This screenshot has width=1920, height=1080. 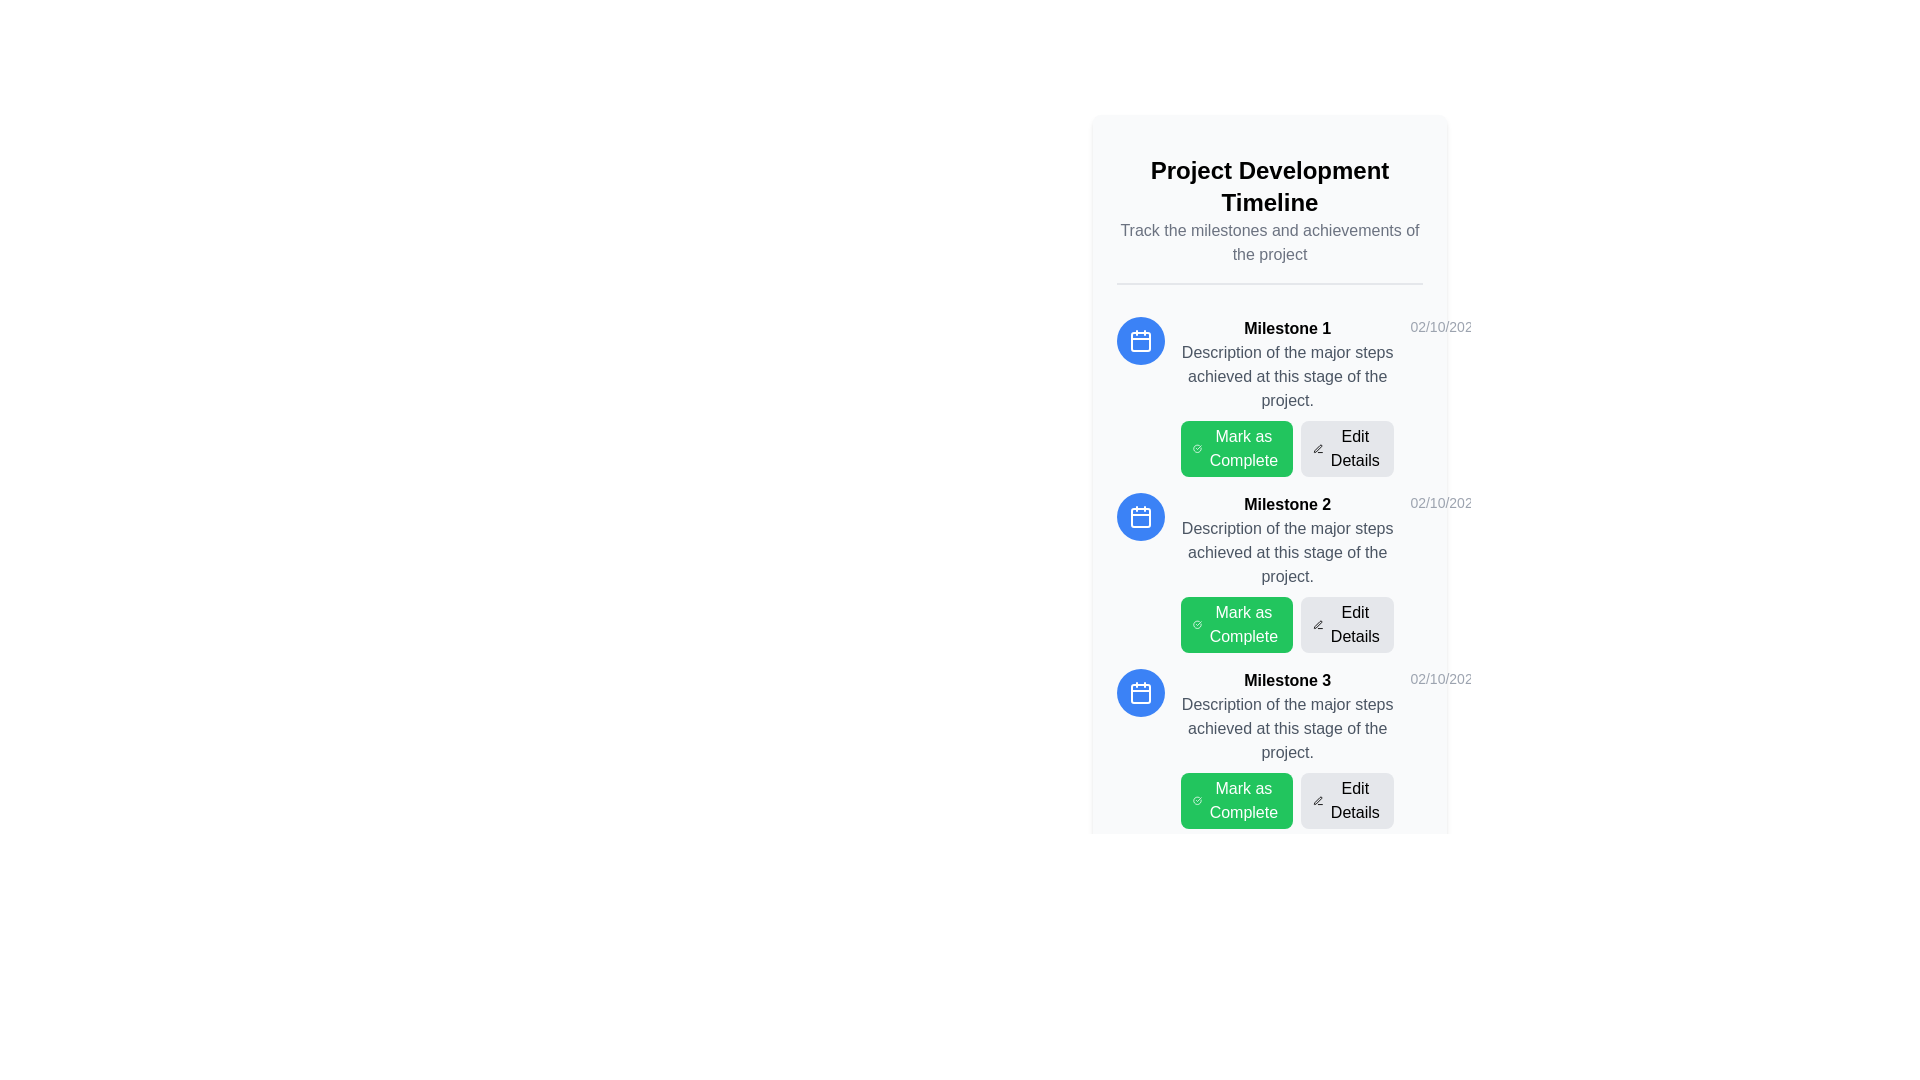 What do you see at coordinates (1269, 573) in the screenshot?
I see `the milestone actions by clicking on the 'Mark as Complete' or 'Edit Details' buttons in the vertical list of milestone items, which are displayed under the 'Project Development Timeline' section` at bounding box center [1269, 573].